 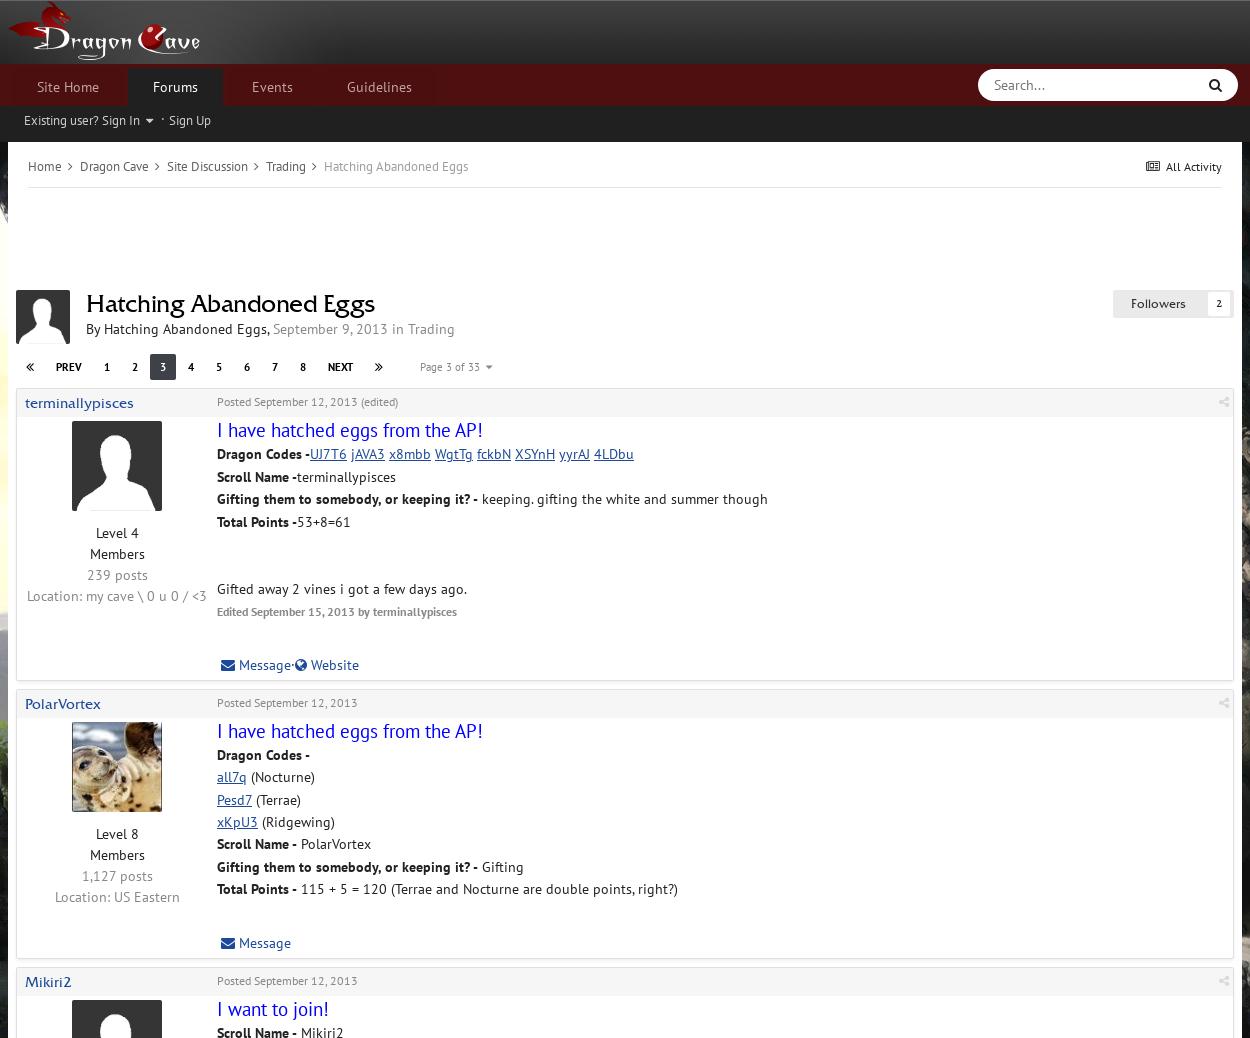 What do you see at coordinates (327, 454) in the screenshot?
I see `'UJ7T6'` at bounding box center [327, 454].